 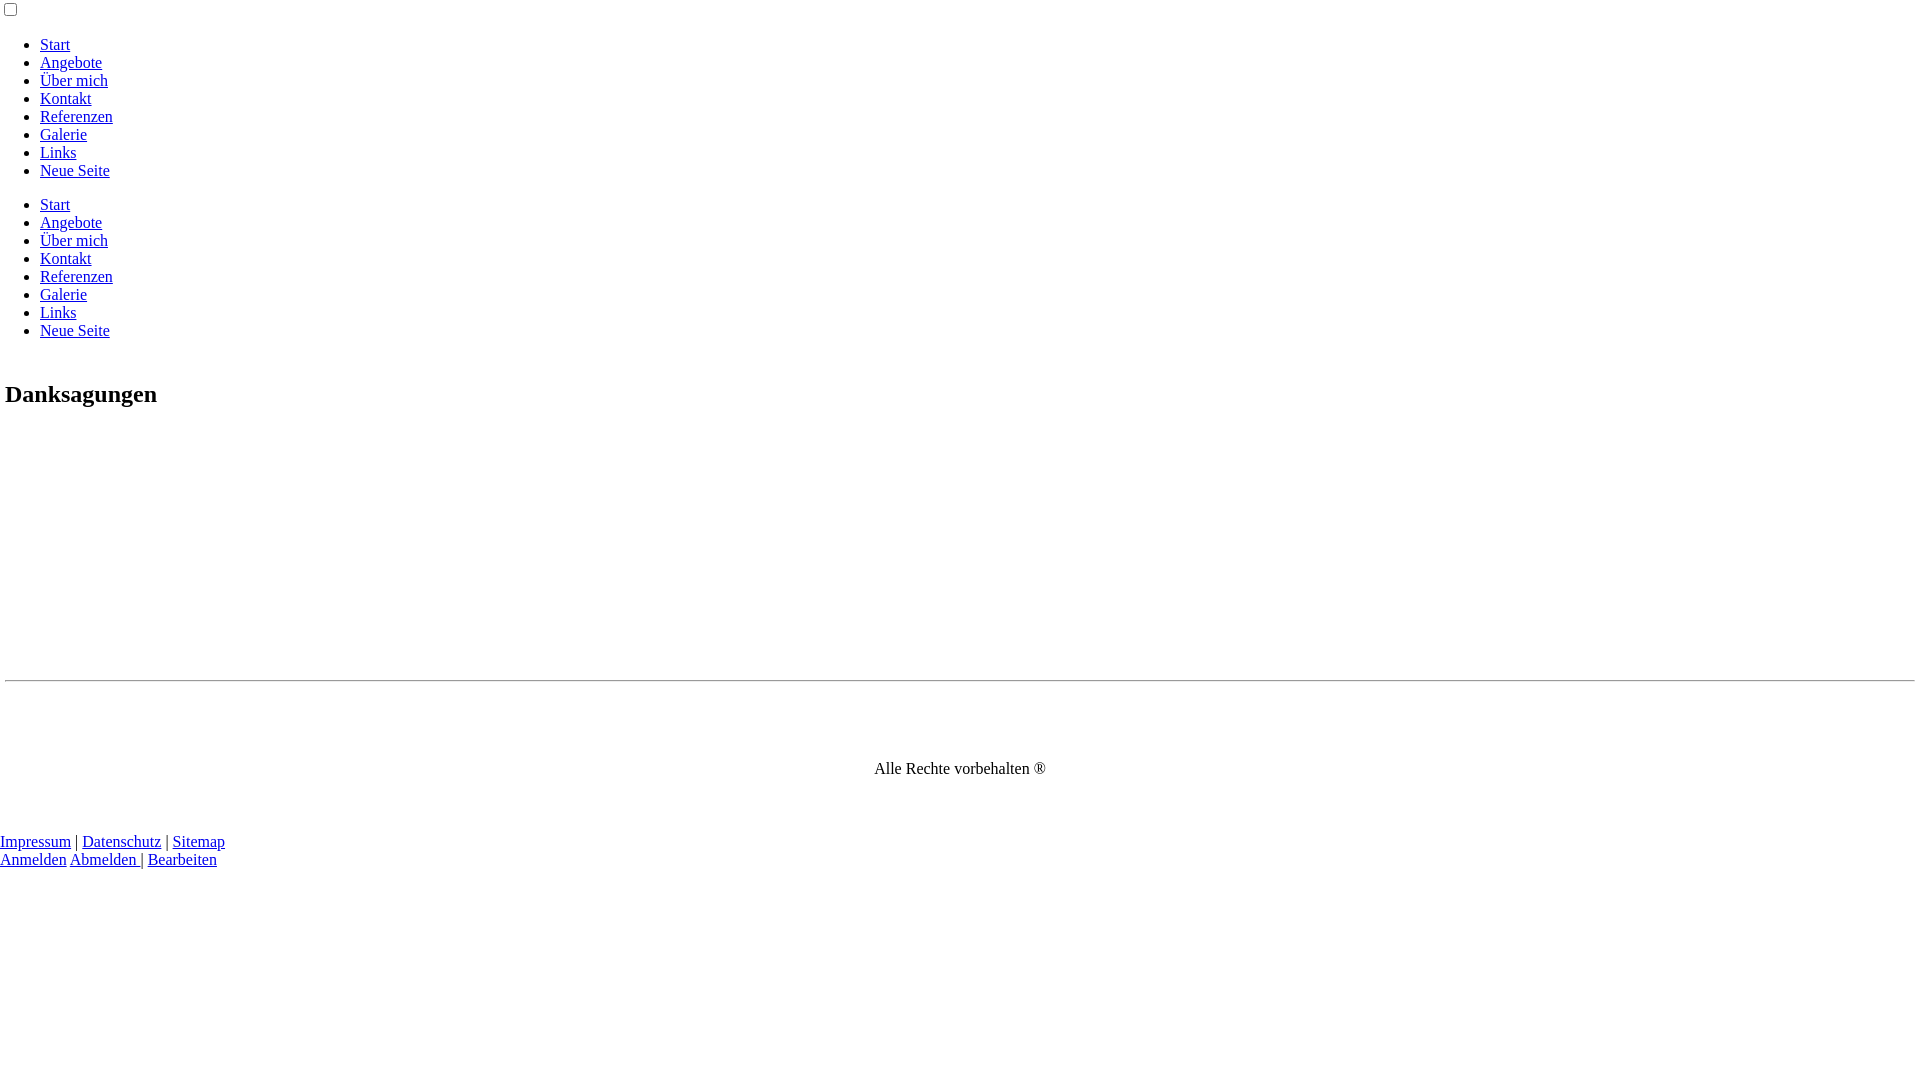 I want to click on 'Links', so click(x=57, y=151).